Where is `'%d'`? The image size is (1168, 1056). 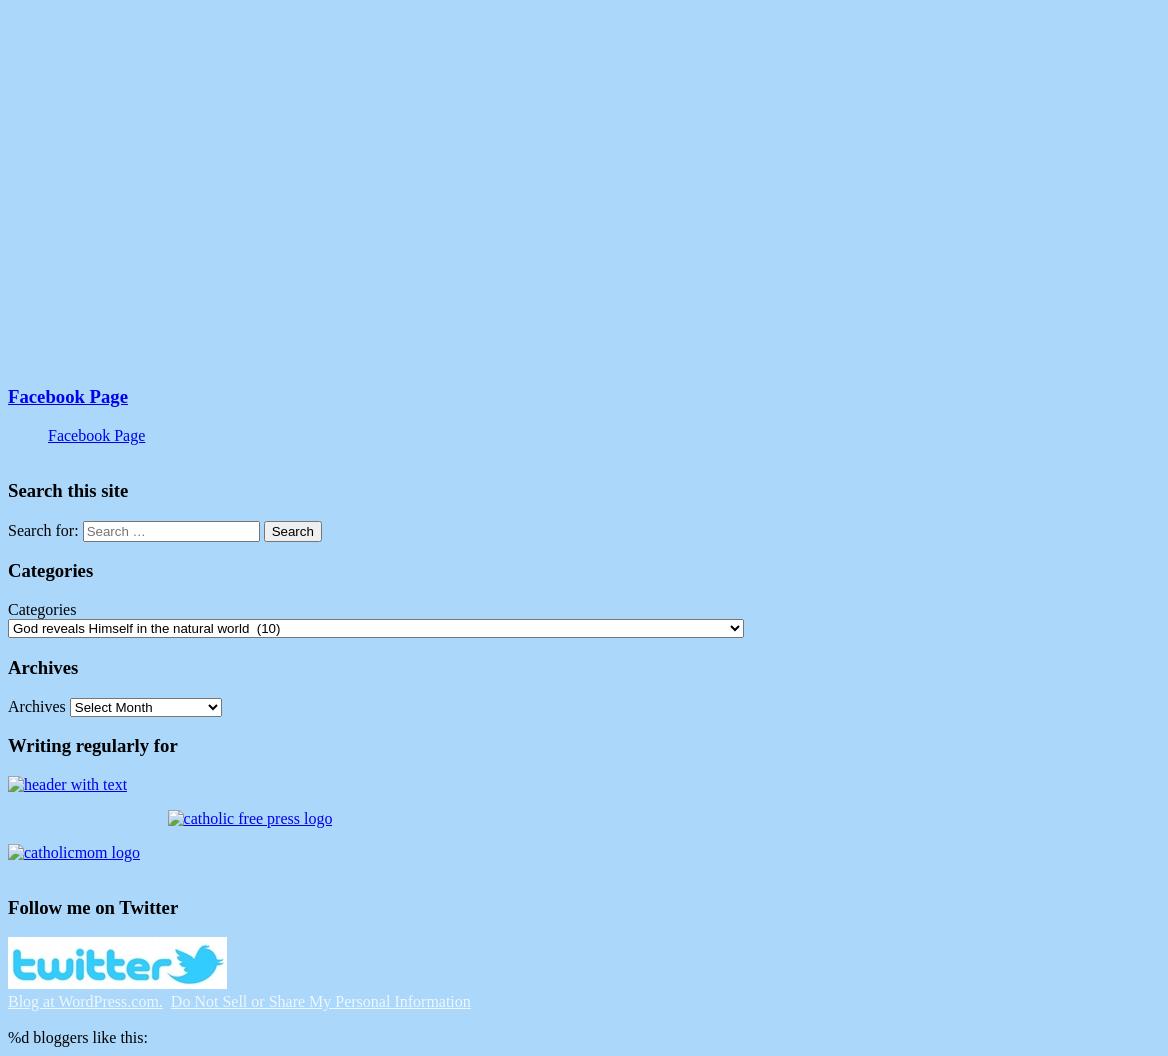 '%d' is located at coordinates (18, 1036).